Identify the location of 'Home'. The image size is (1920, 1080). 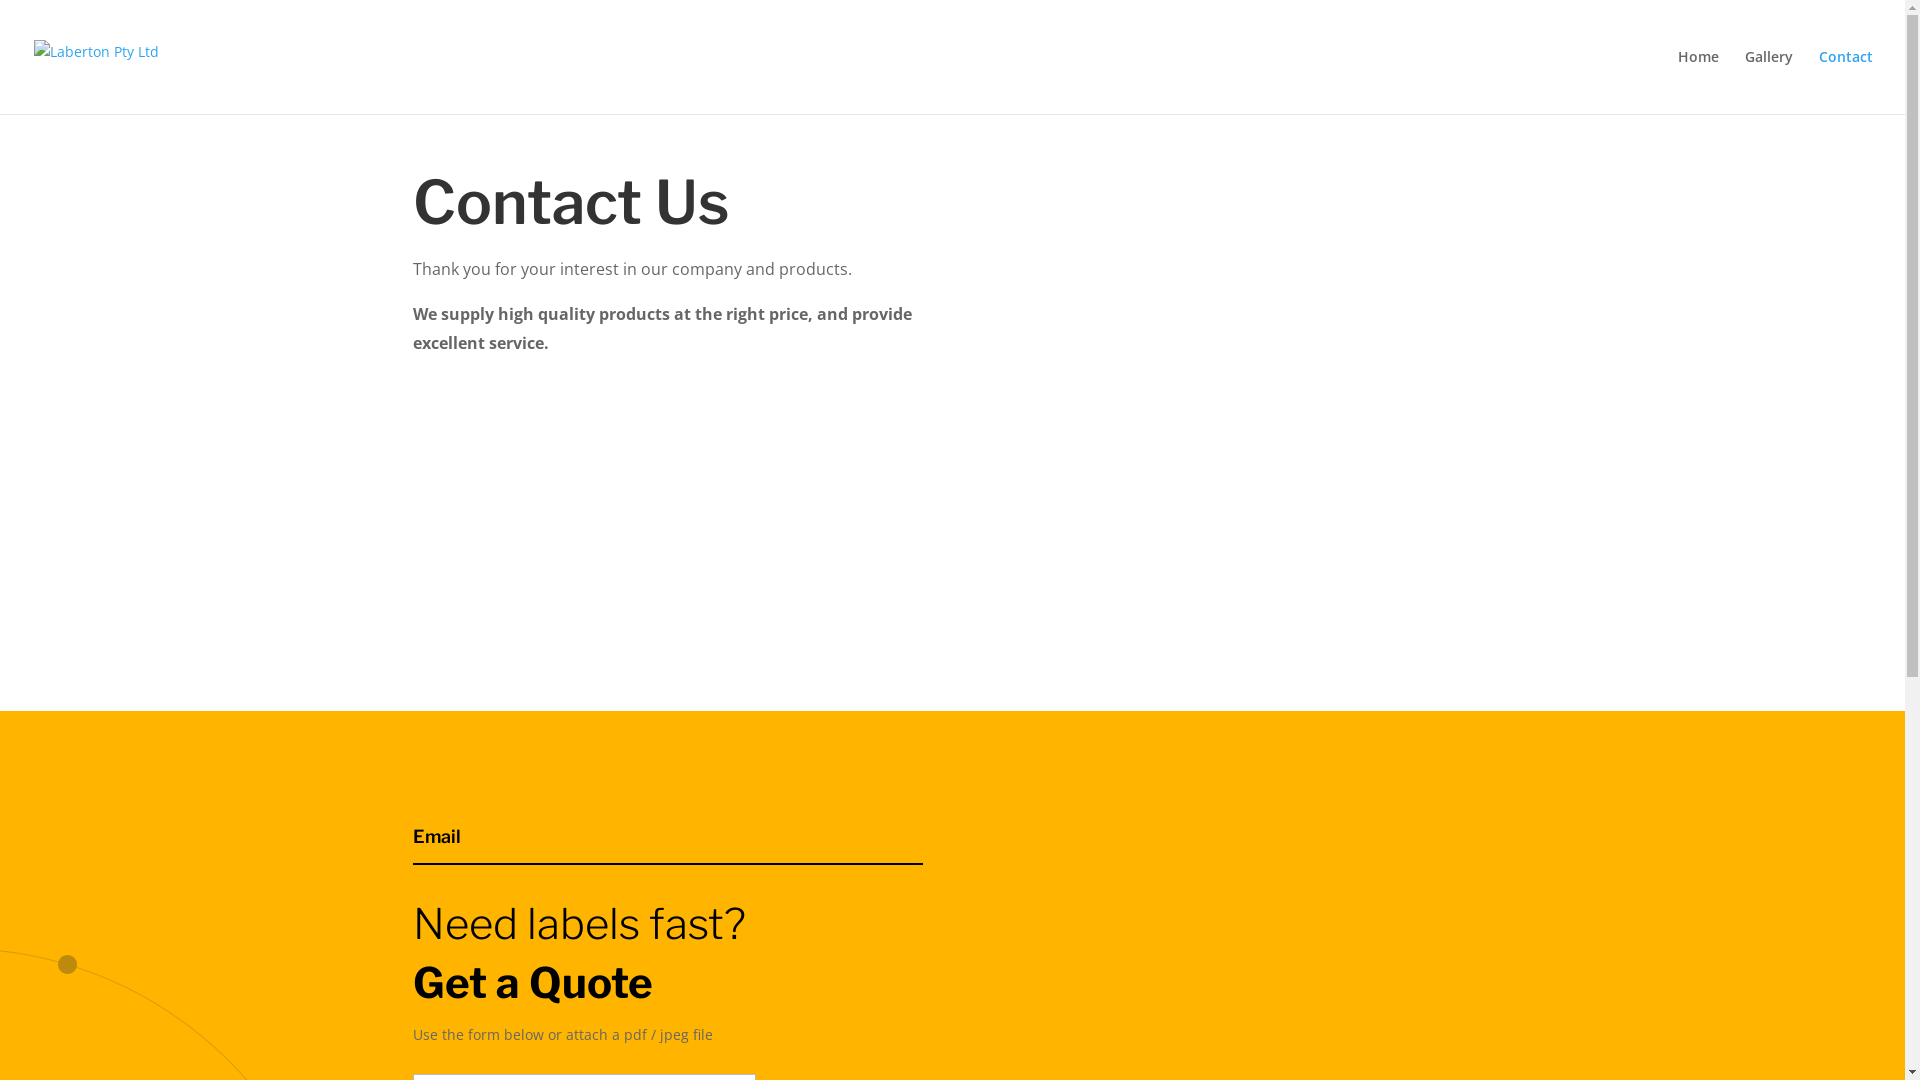
(1697, 80).